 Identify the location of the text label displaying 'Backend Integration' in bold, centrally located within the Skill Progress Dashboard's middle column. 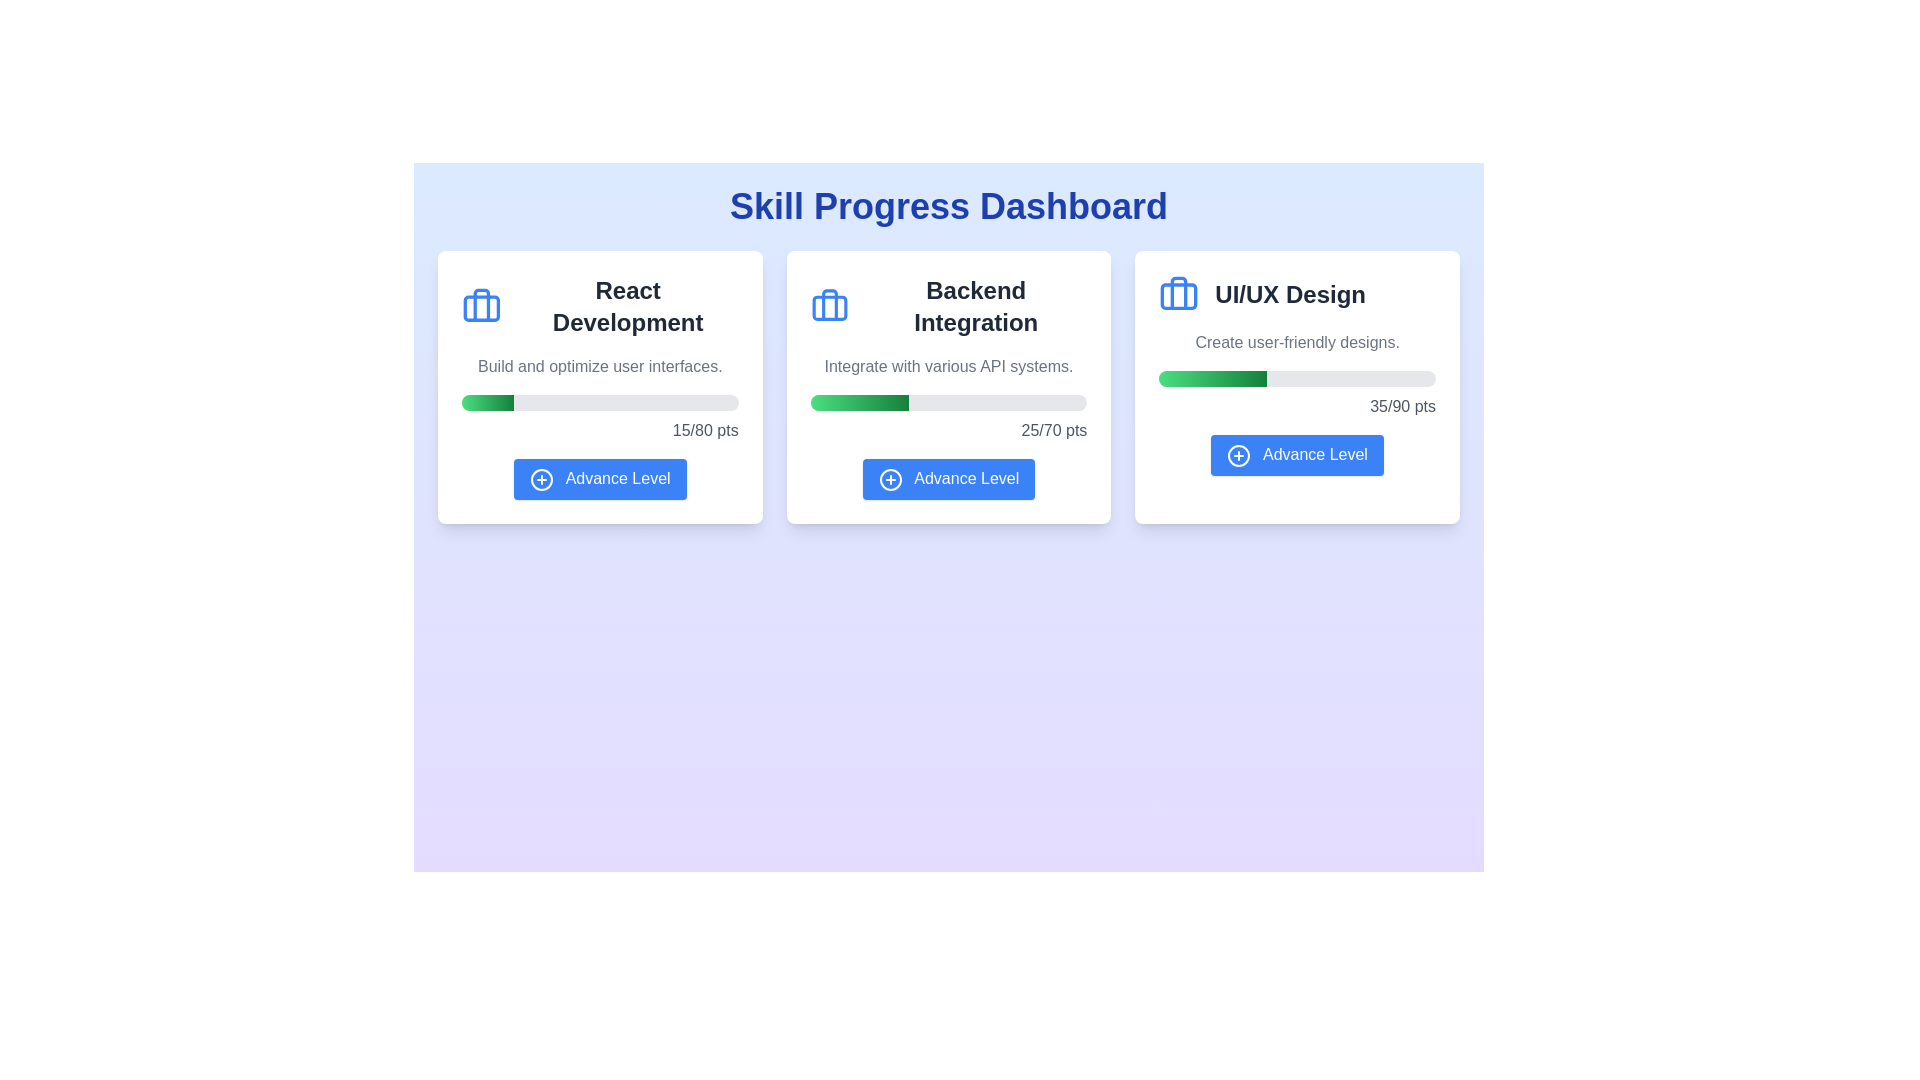
(976, 307).